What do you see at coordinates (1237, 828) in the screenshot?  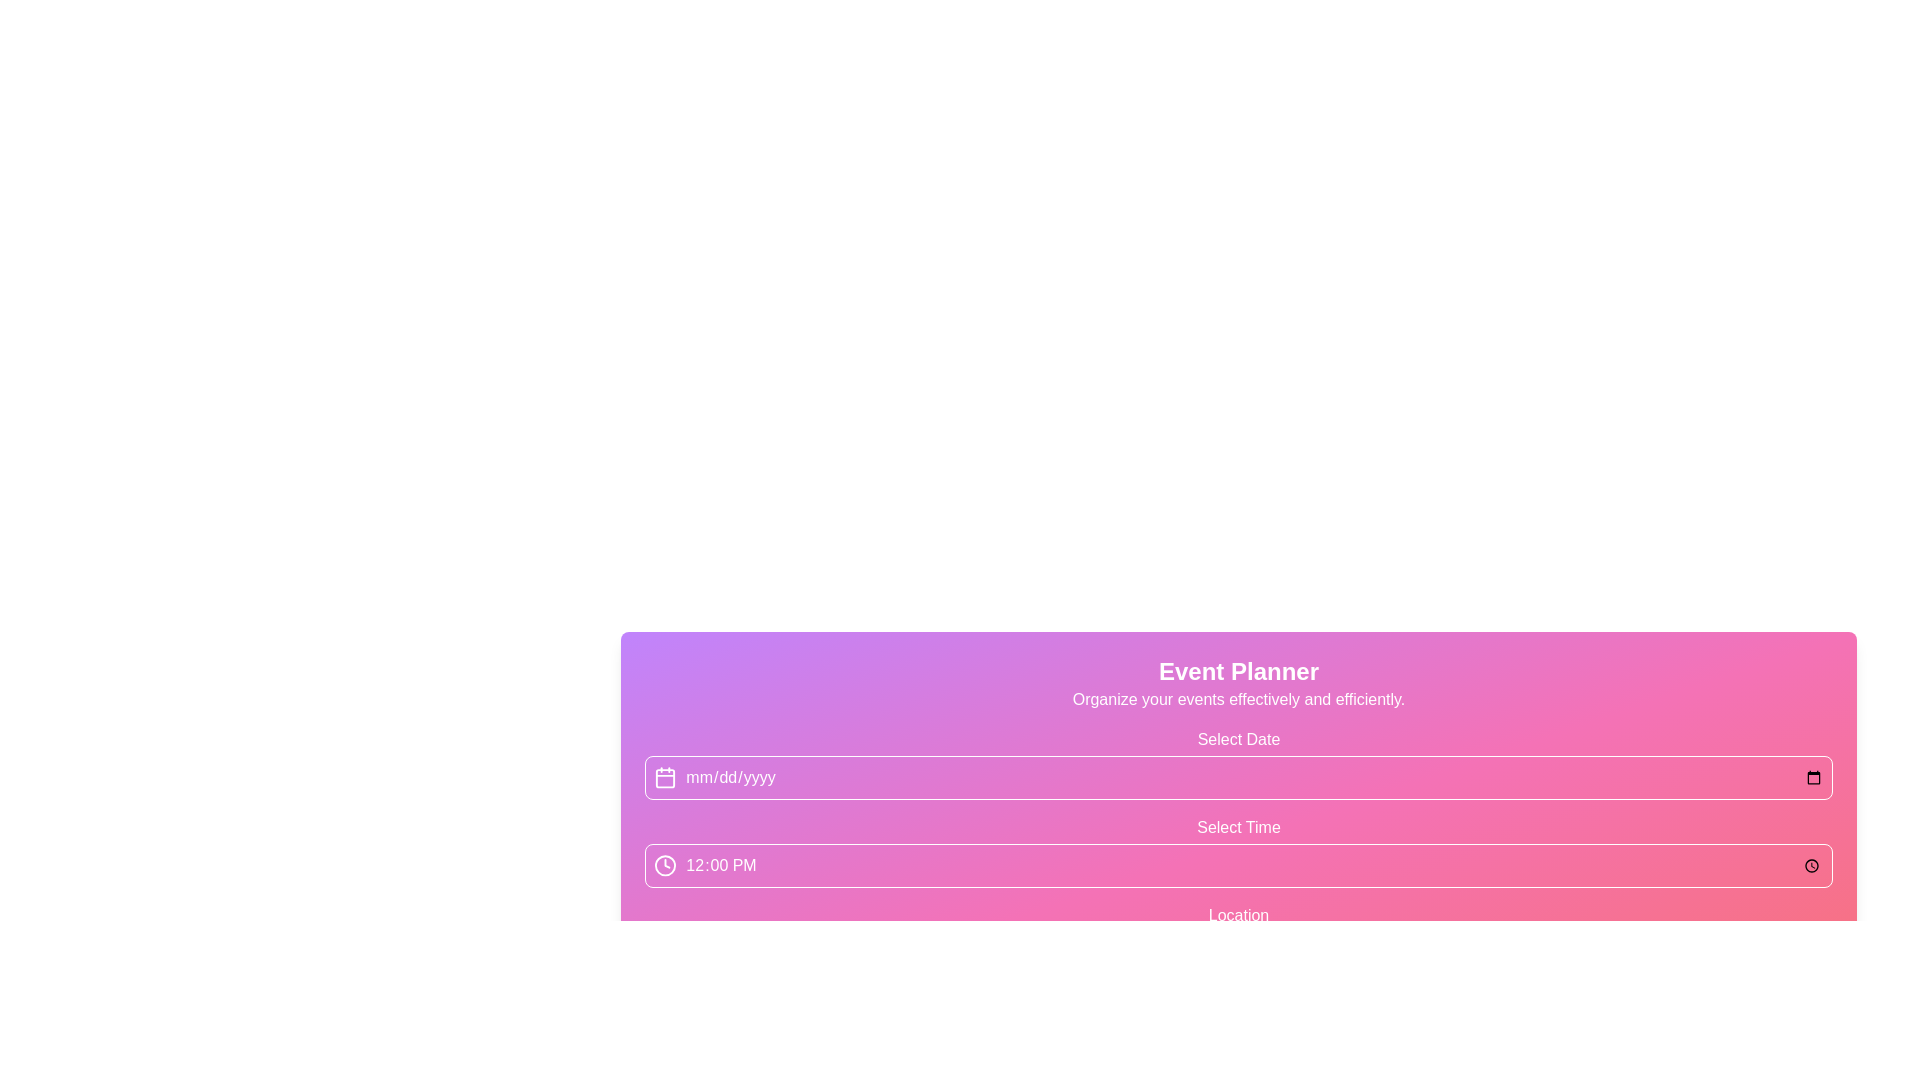 I see `the 'Select Time' text label, which has a white font and medium weight, positioned at the top of the time selection area above the input field and clock icon` at bounding box center [1237, 828].